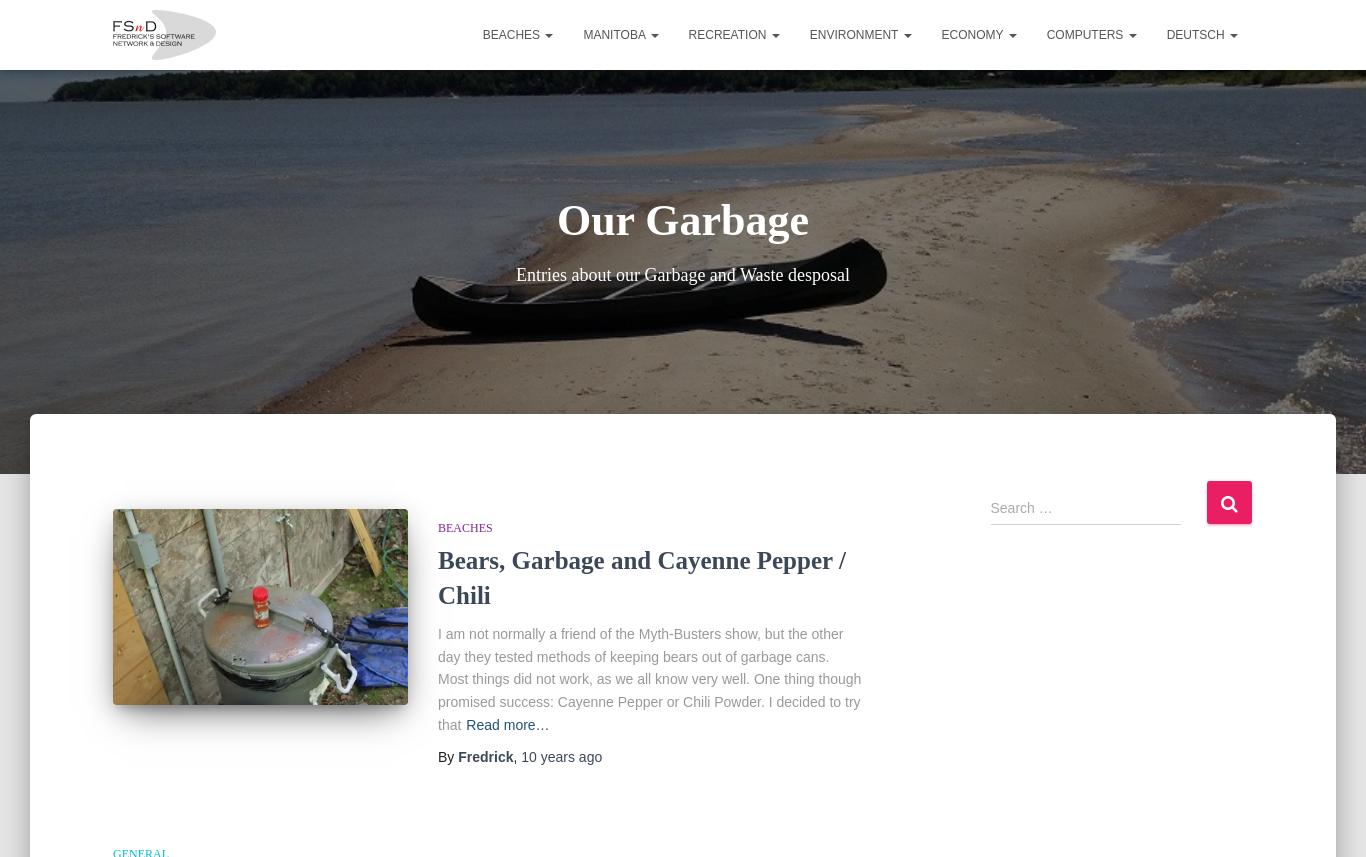  Describe the element at coordinates (555, 219) in the screenshot. I see `'Our Garbage'` at that location.